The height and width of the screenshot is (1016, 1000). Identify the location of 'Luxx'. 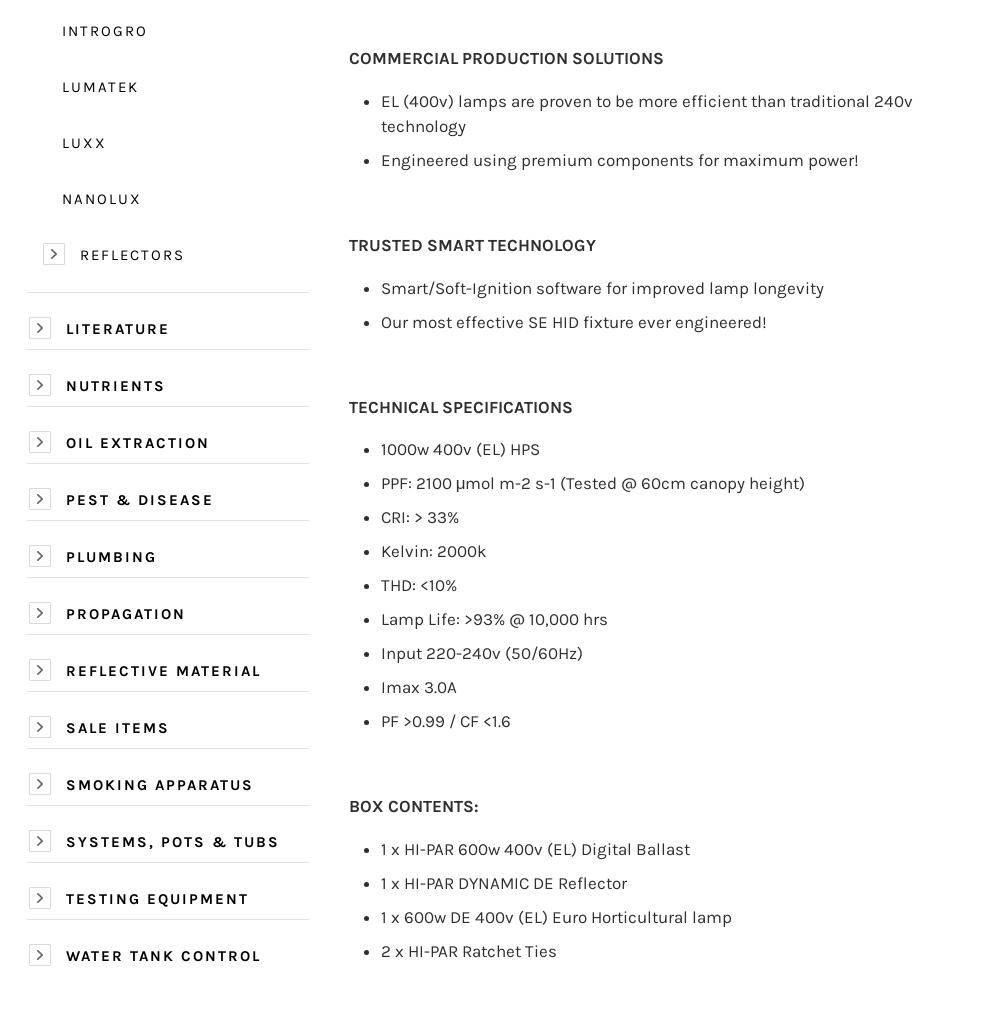
(83, 141).